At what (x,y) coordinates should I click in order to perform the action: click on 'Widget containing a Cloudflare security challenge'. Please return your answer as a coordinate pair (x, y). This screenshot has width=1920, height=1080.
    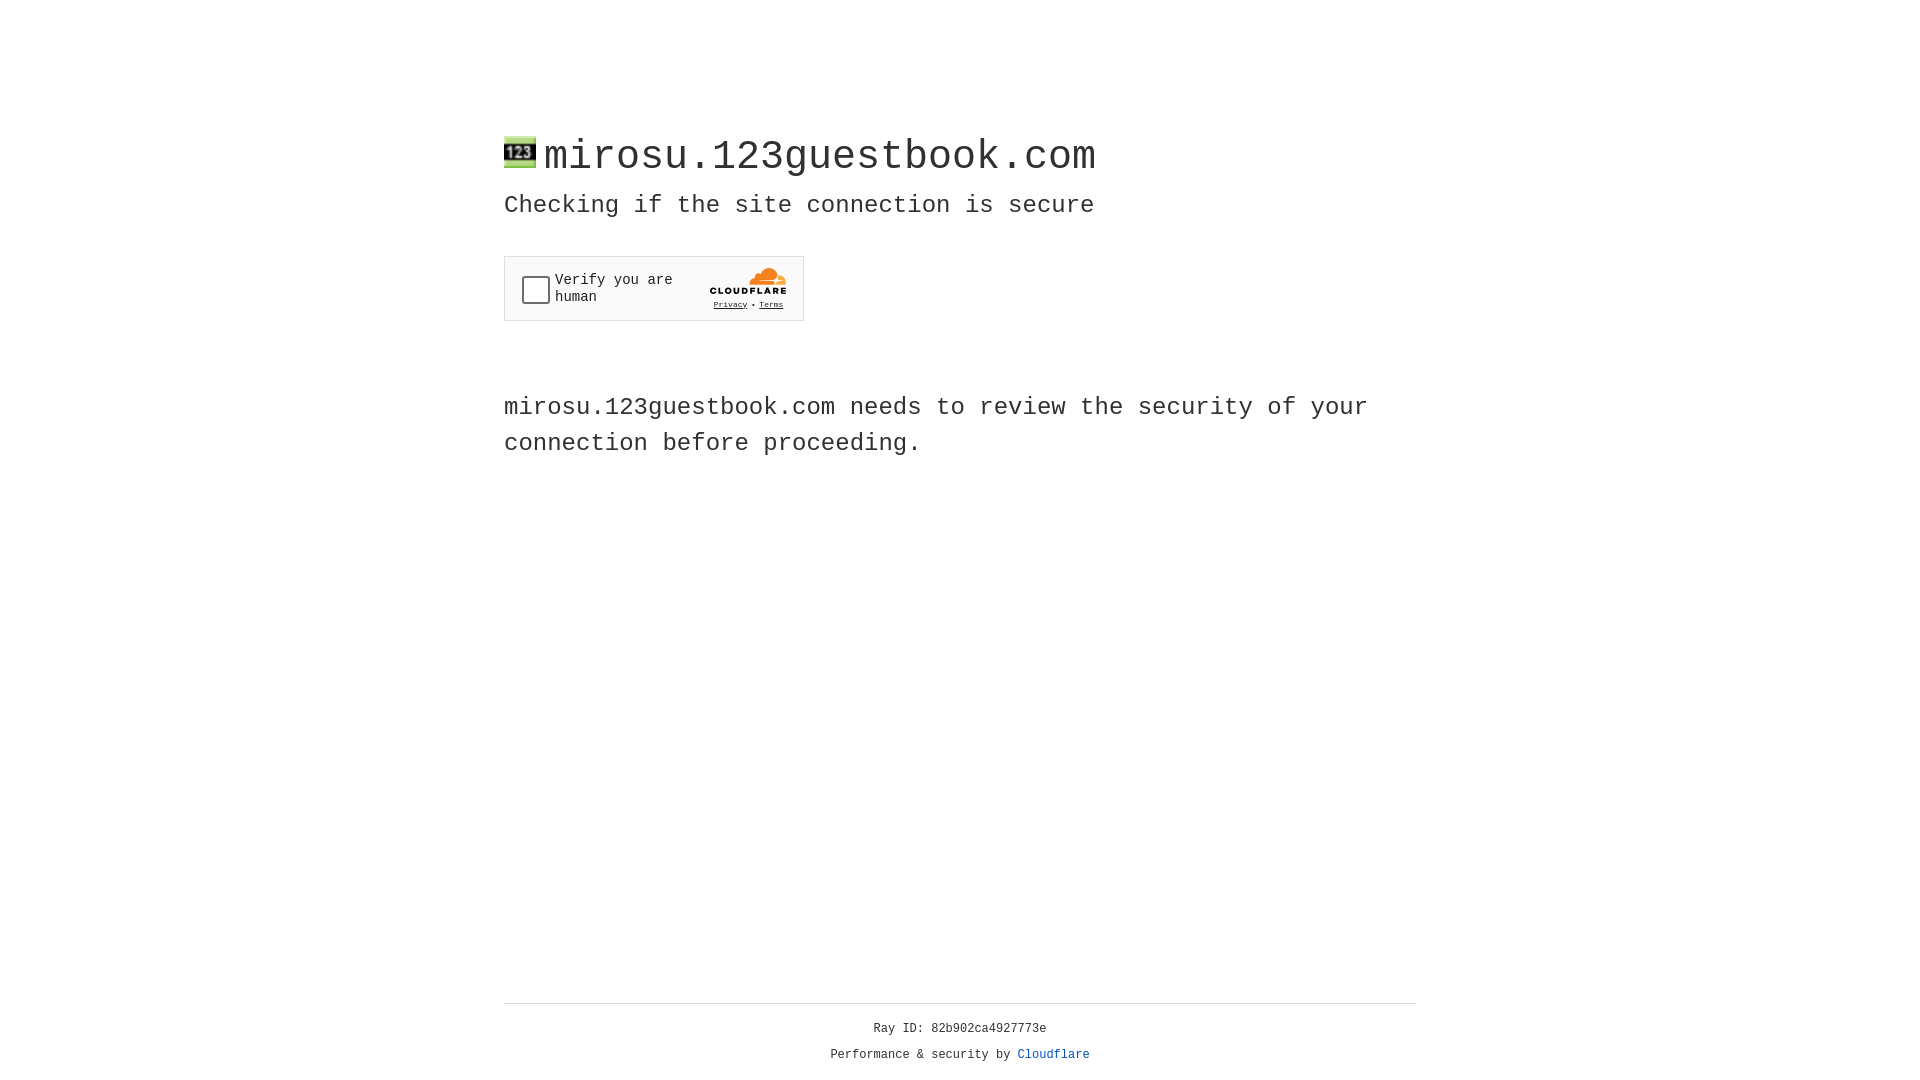
    Looking at the image, I should click on (653, 288).